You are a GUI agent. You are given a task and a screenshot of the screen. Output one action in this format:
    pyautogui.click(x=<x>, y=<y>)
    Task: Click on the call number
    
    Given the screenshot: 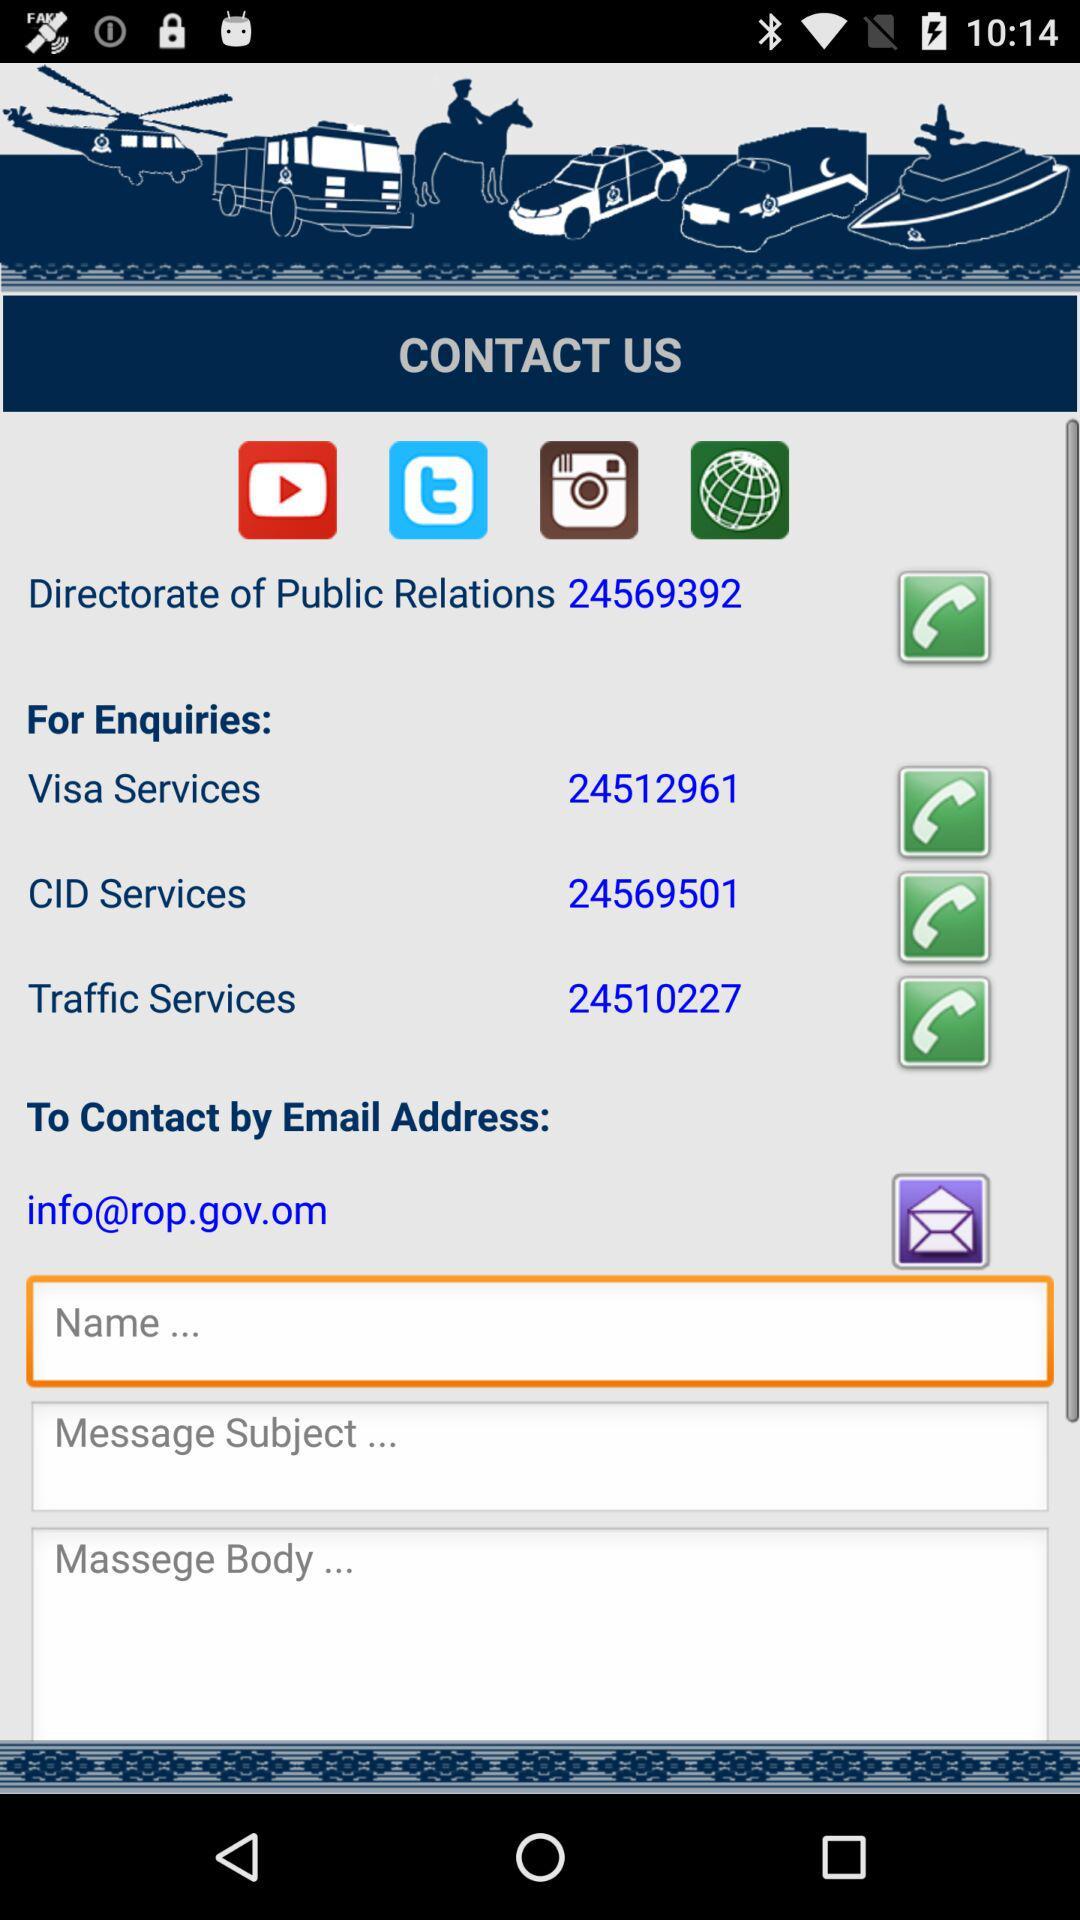 What is the action you would take?
    pyautogui.click(x=944, y=617)
    